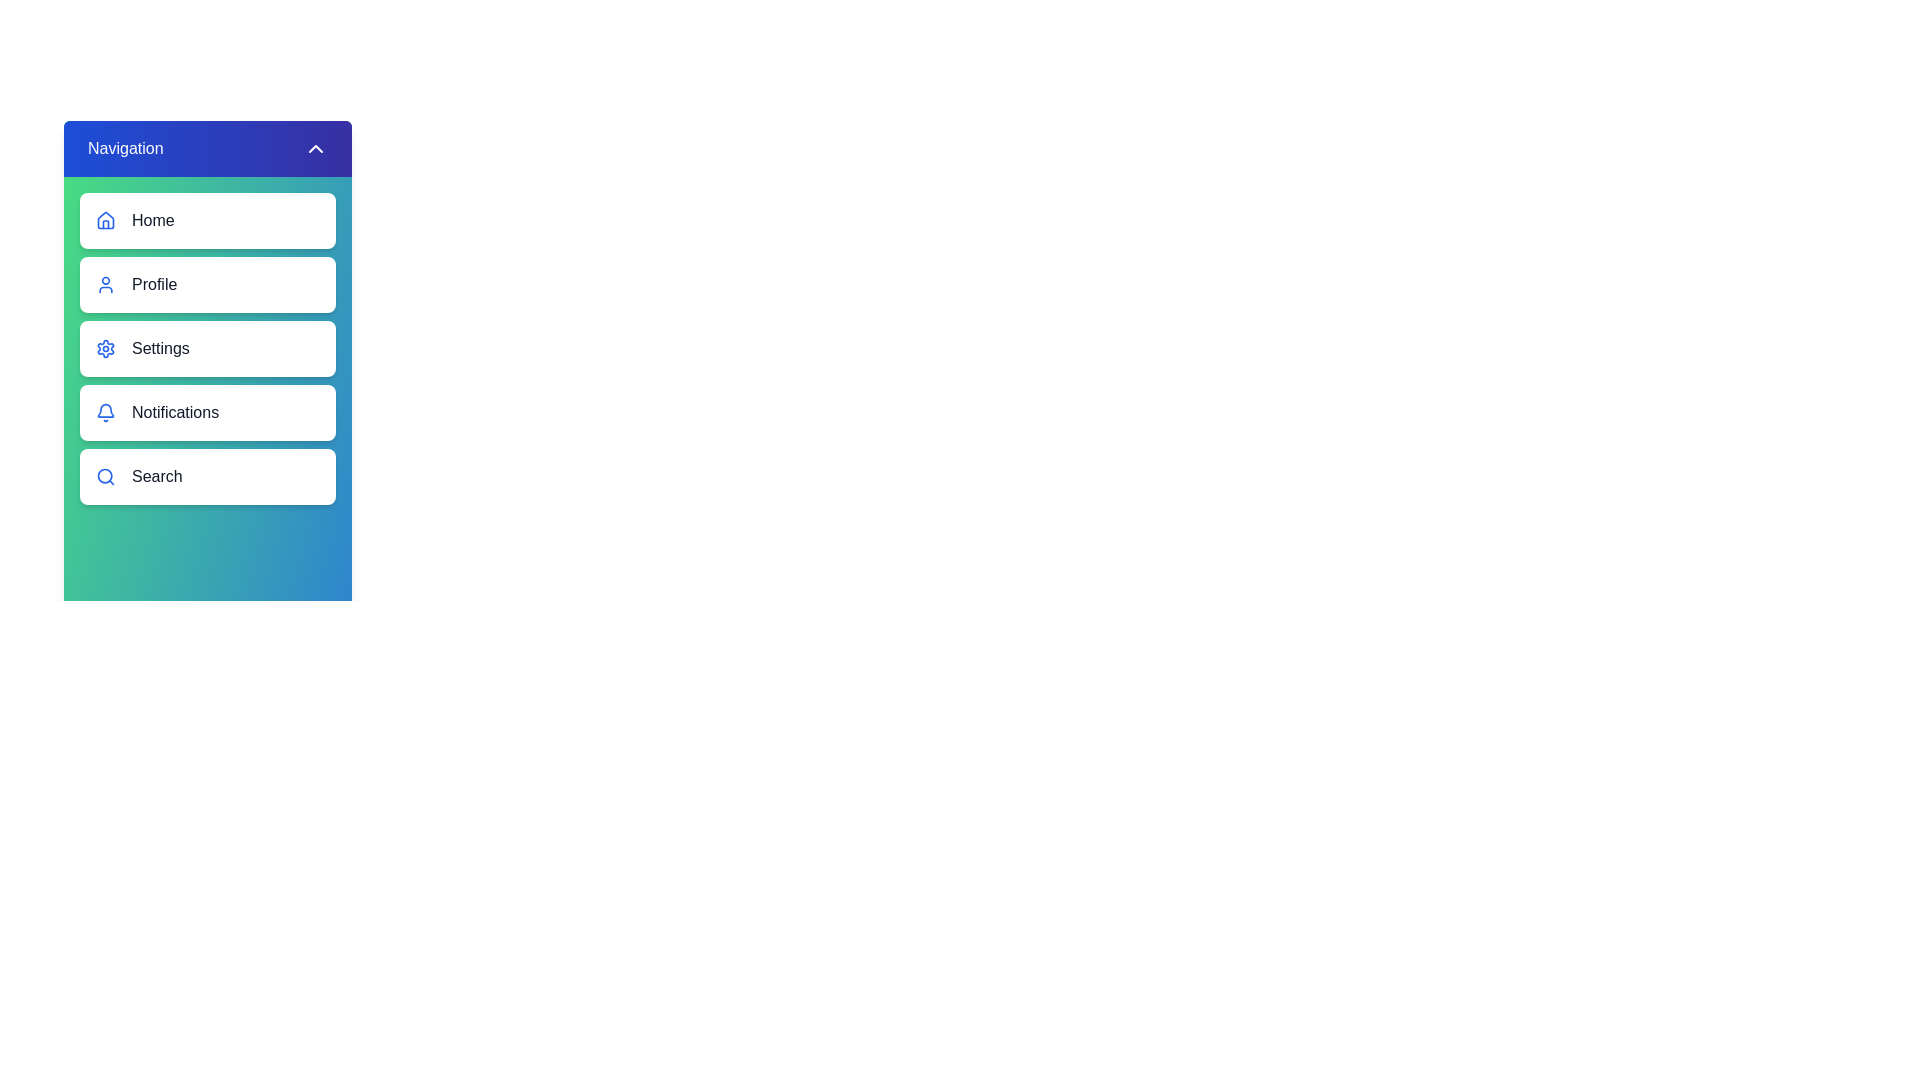 The width and height of the screenshot is (1920, 1080). I want to click on the 'Home' text label for accessibility tools, so click(152, 220).